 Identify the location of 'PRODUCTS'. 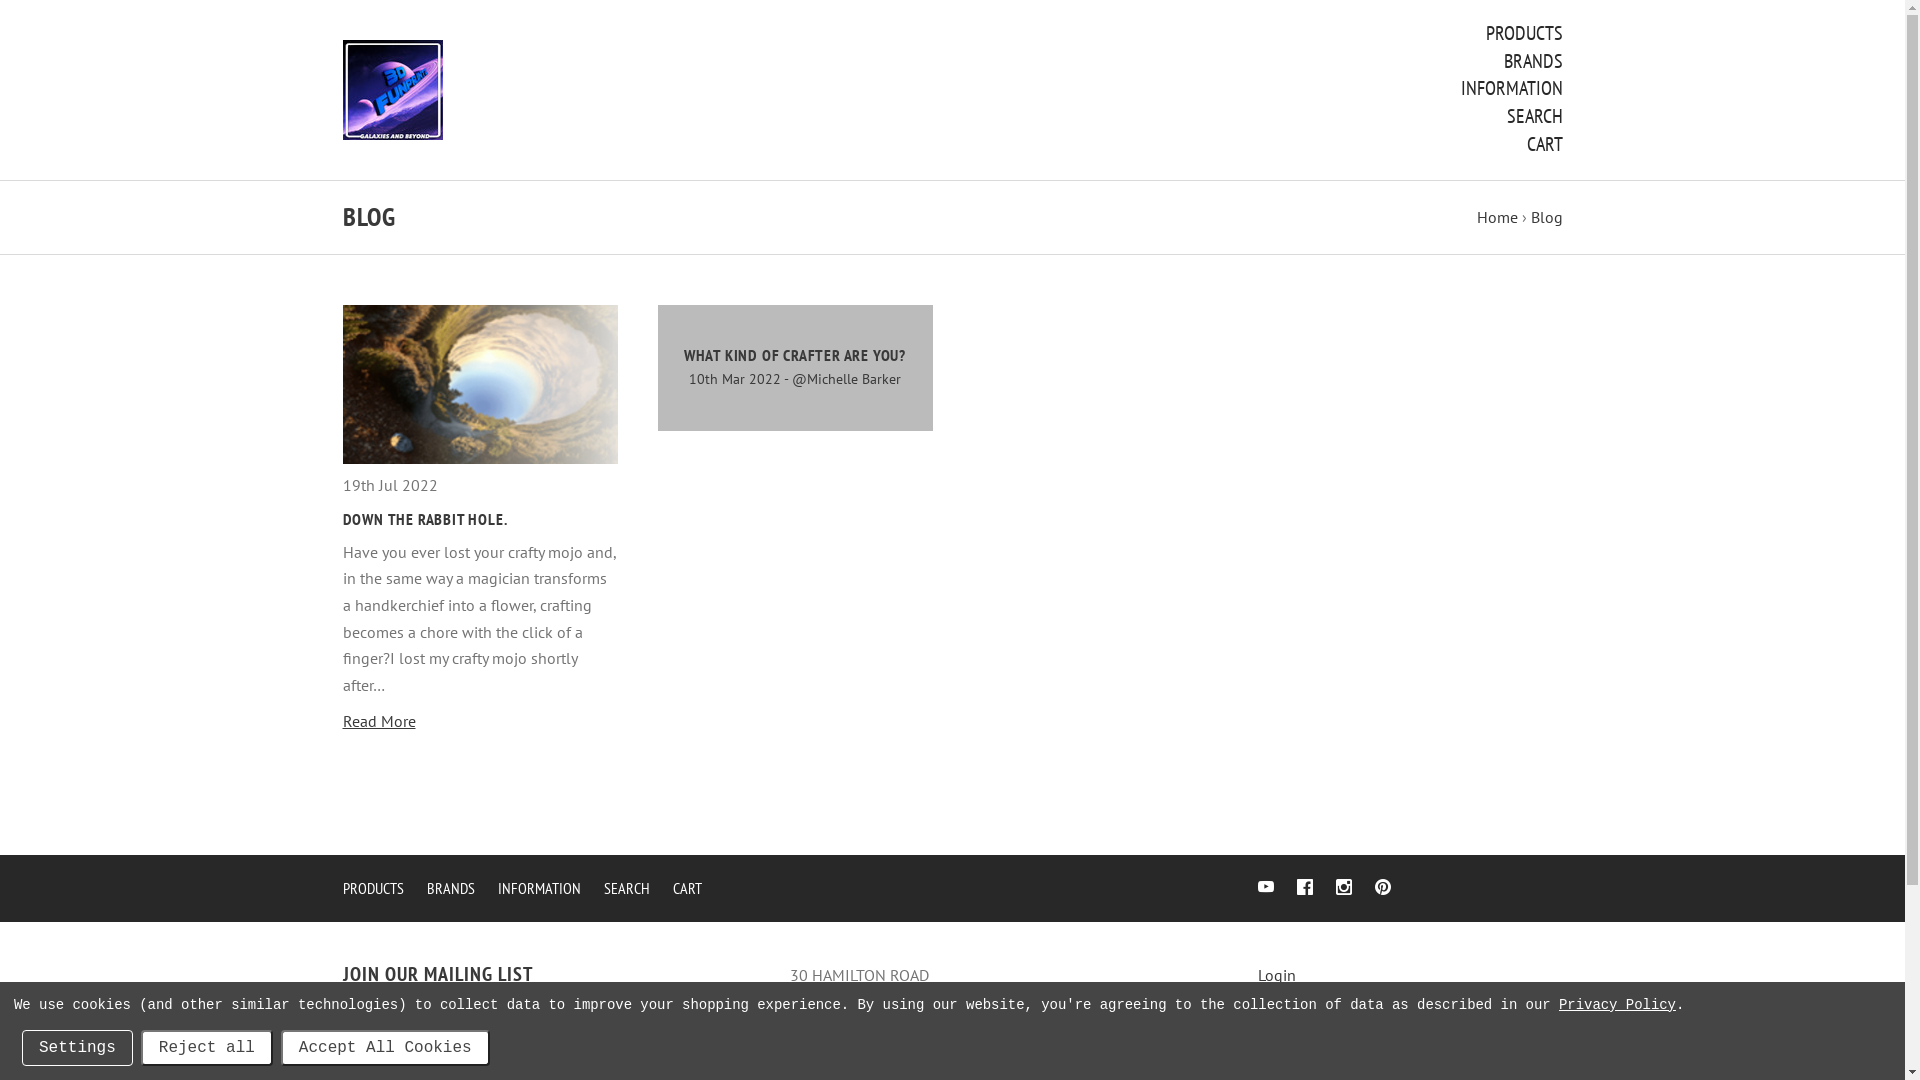
(1523, 33).